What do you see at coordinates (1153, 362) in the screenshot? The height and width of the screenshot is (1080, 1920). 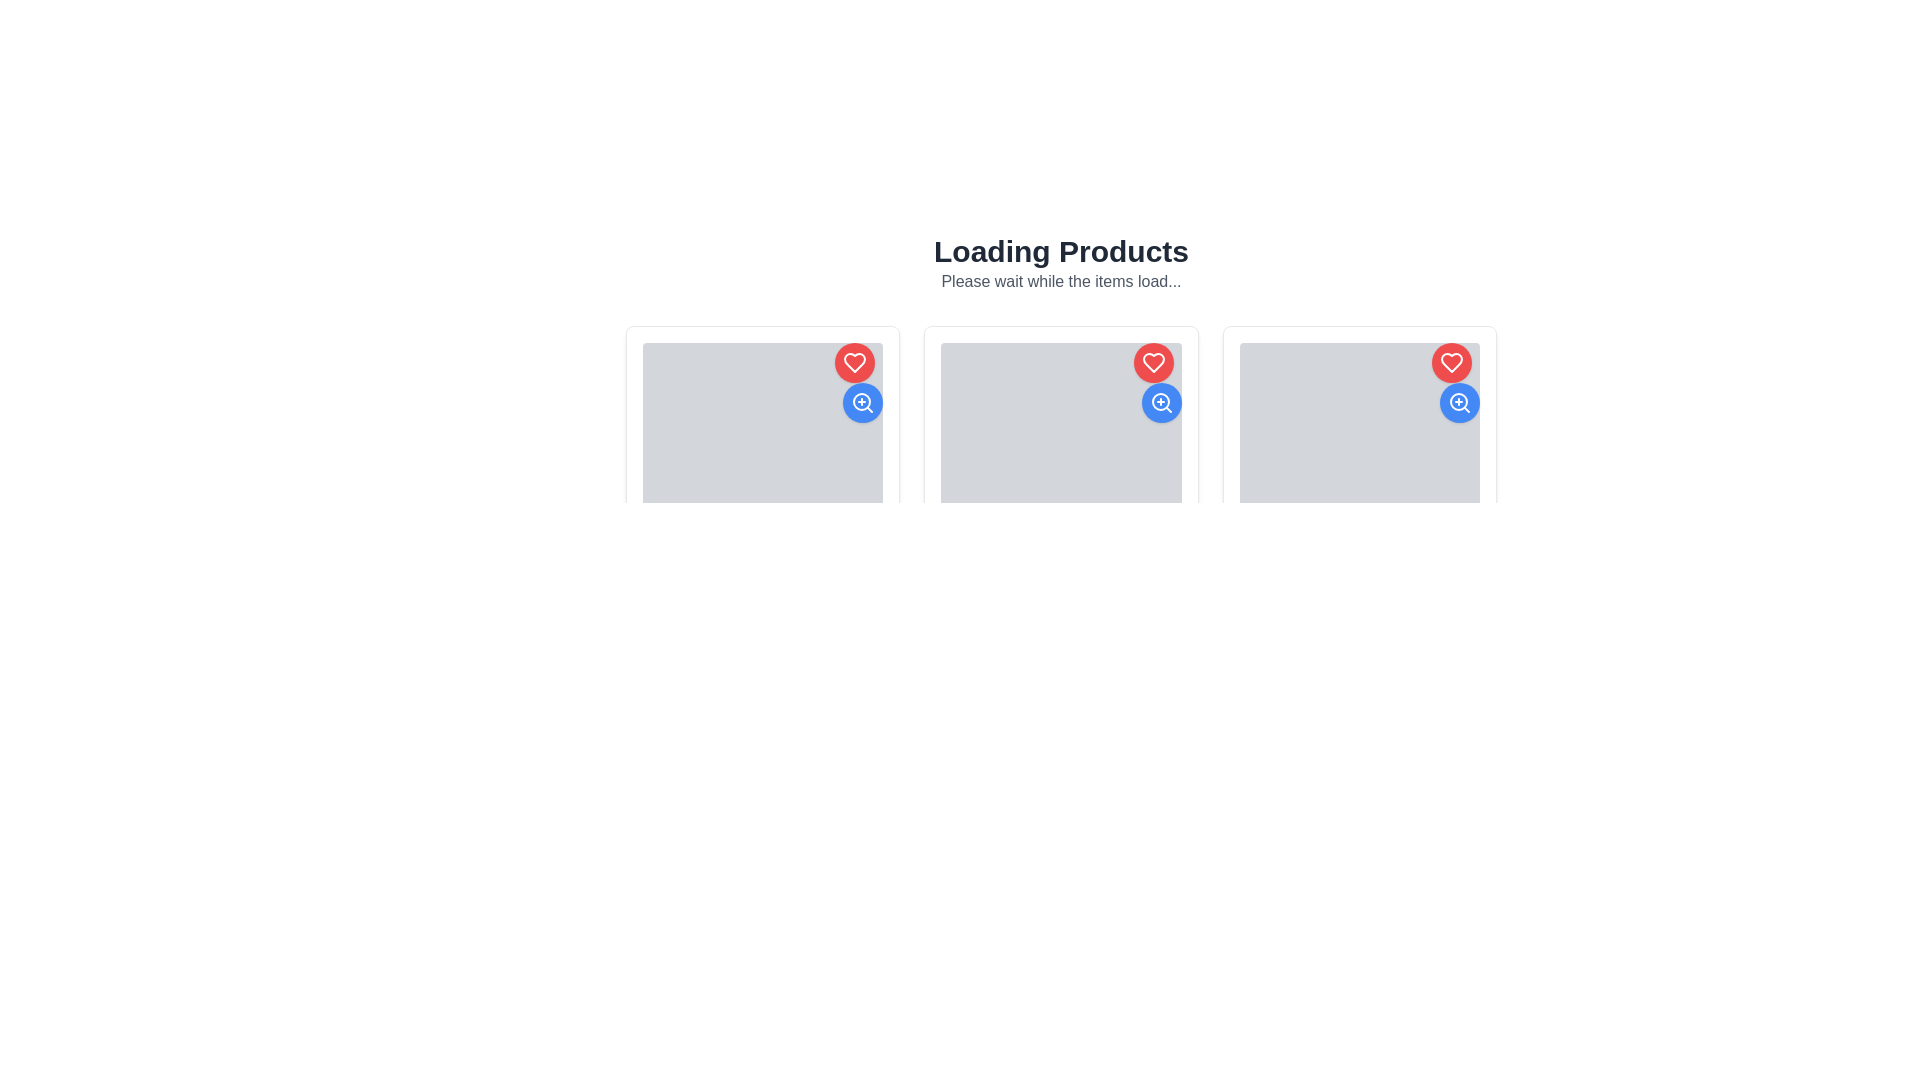 I see `the 'Like' button located in the upper-right corner of the middle product card` at bounding box center [1153, 362].